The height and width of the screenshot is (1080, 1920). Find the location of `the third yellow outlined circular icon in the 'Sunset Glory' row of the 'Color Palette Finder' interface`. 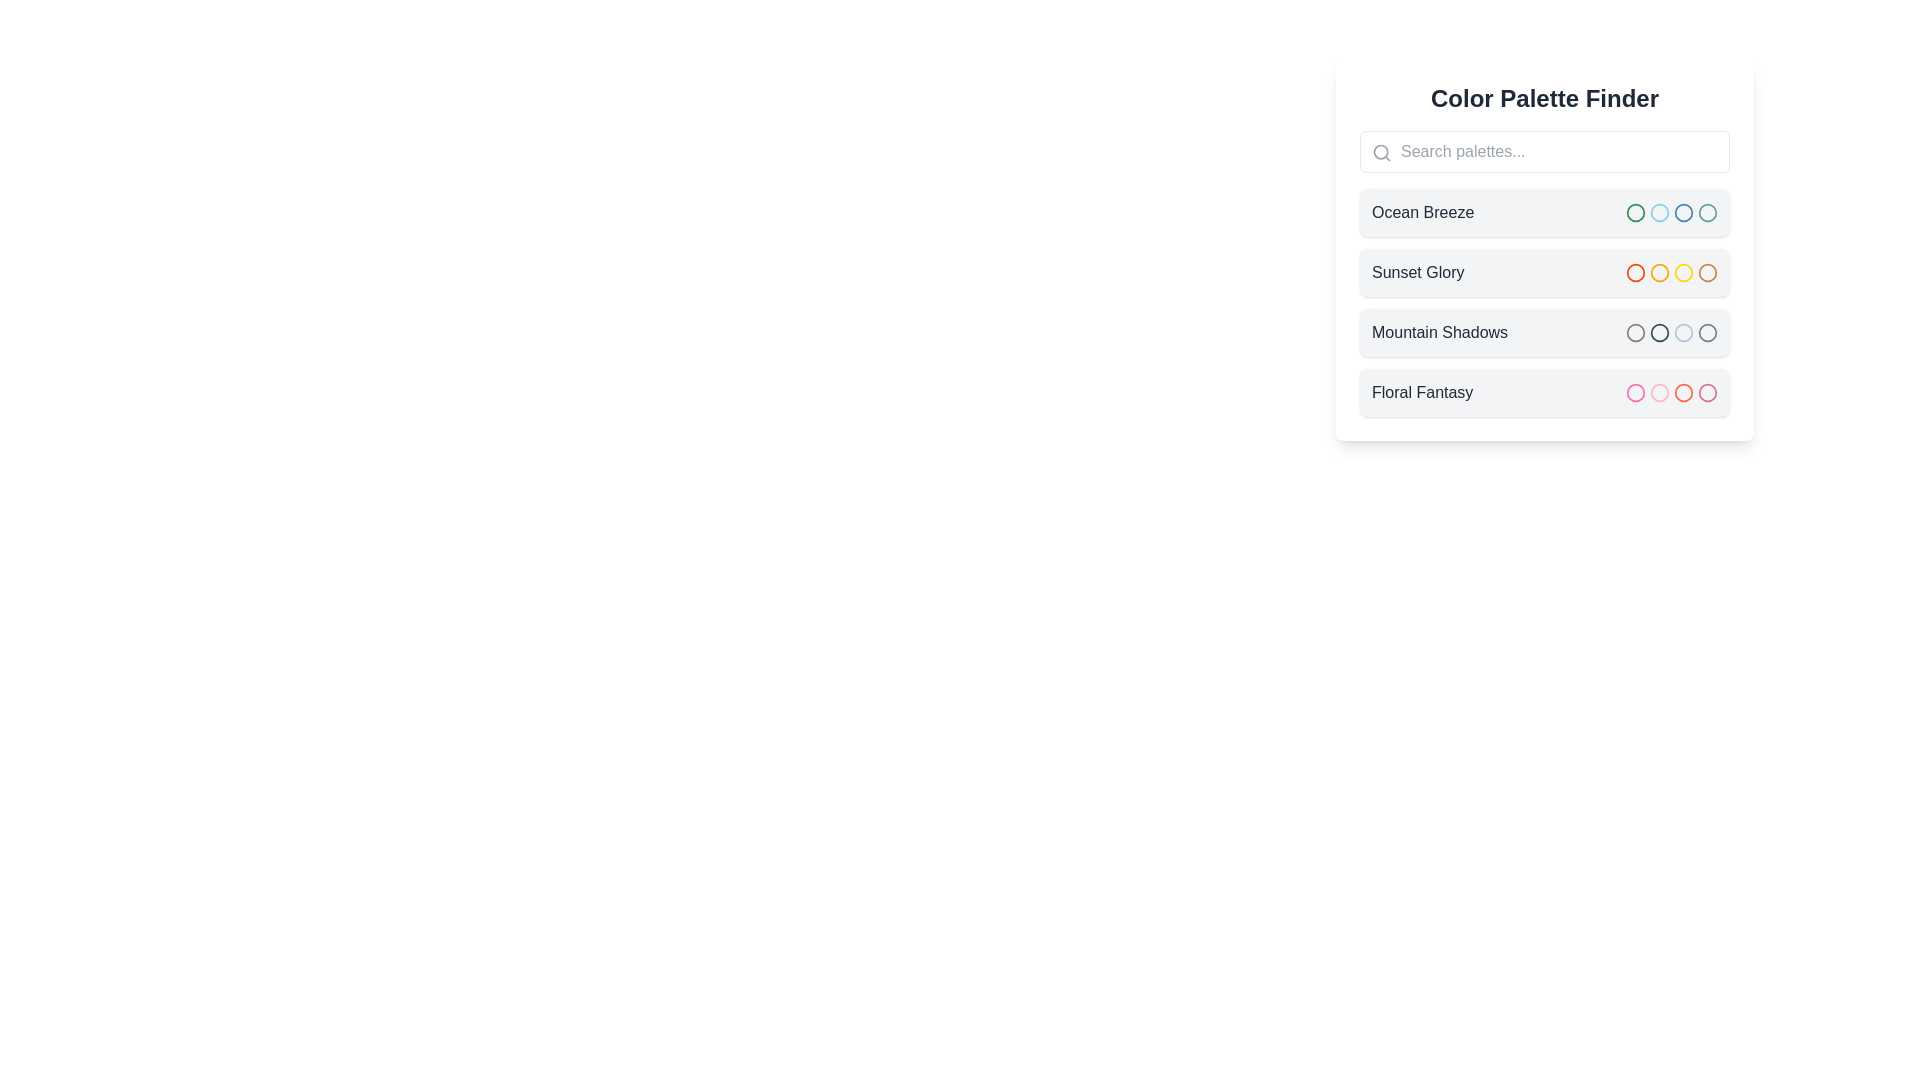

the third yellow outlined circular icon in the 'Sunset Glory' row of the 'Color Palette Finder' interface is located at coordinates (1683, 273).